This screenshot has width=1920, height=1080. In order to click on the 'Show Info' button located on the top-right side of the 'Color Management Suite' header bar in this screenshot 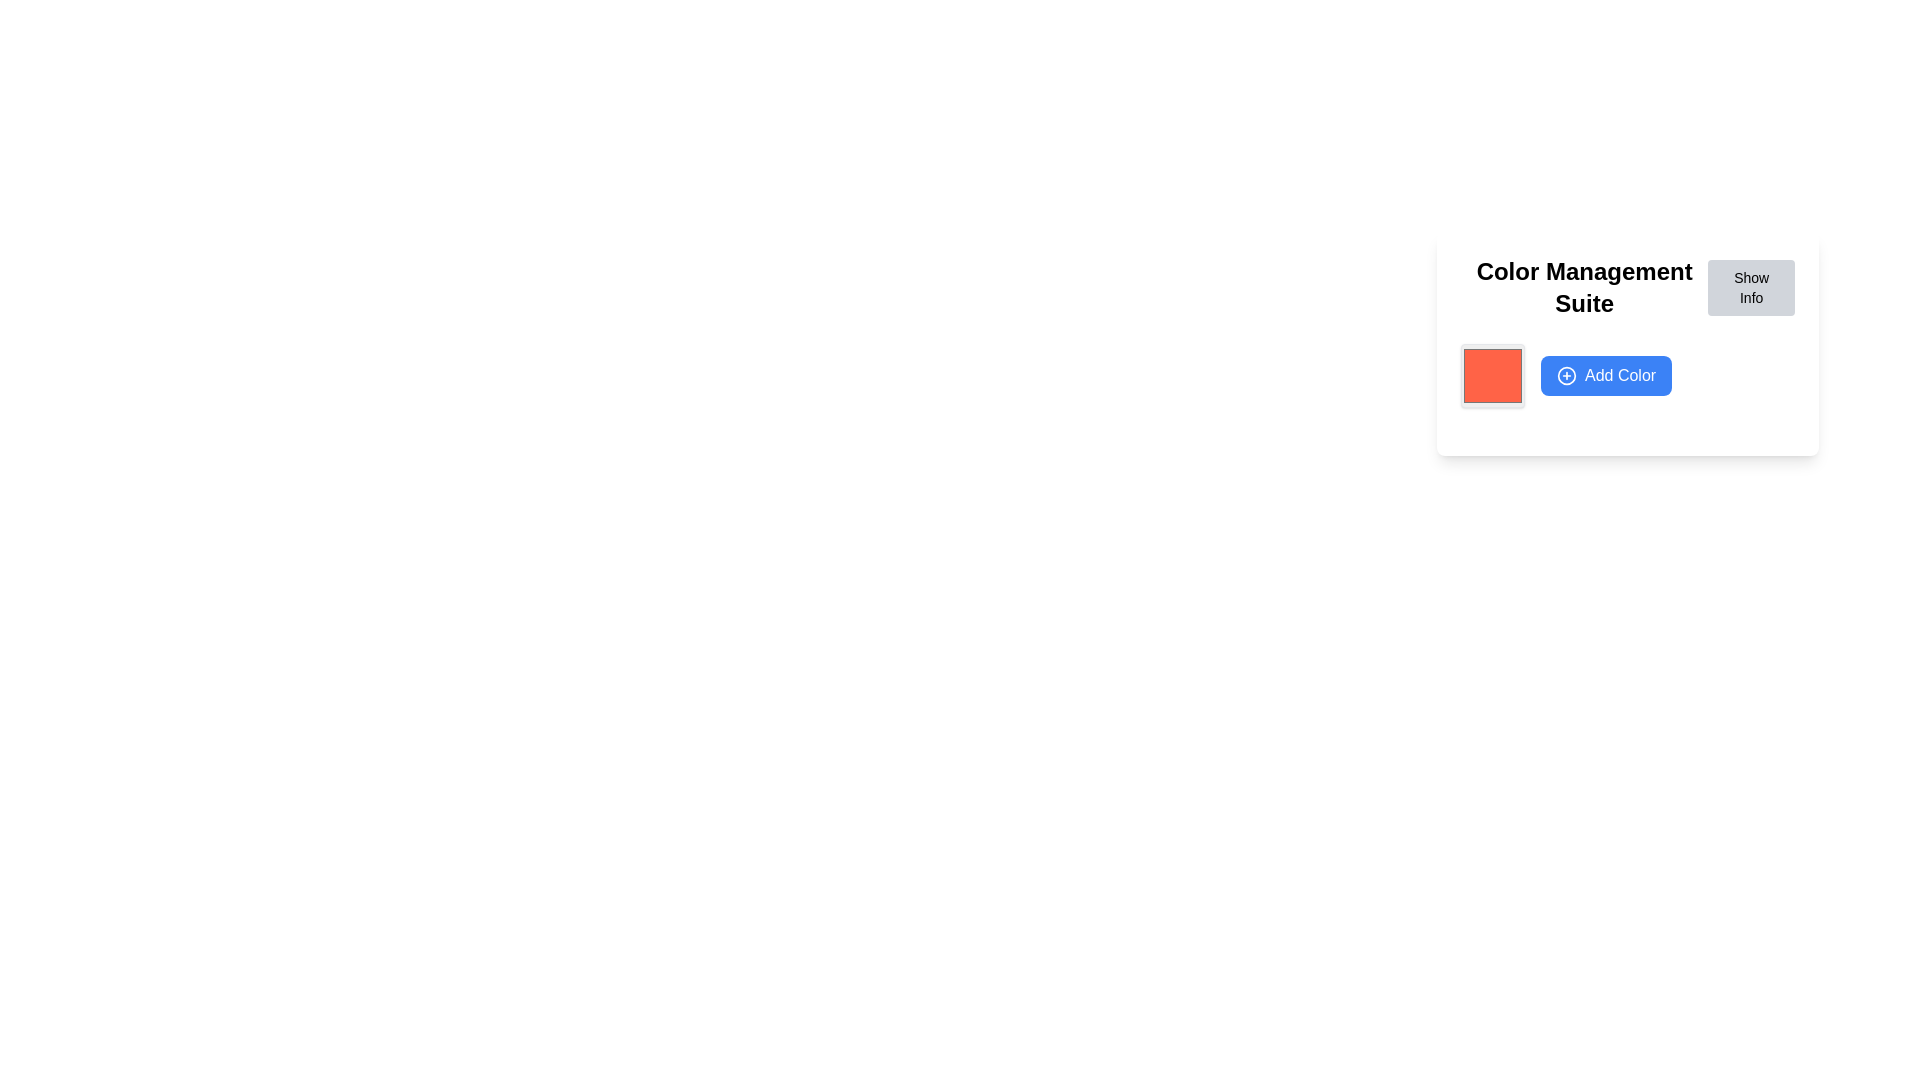, I will do `click(1750, 288)`.